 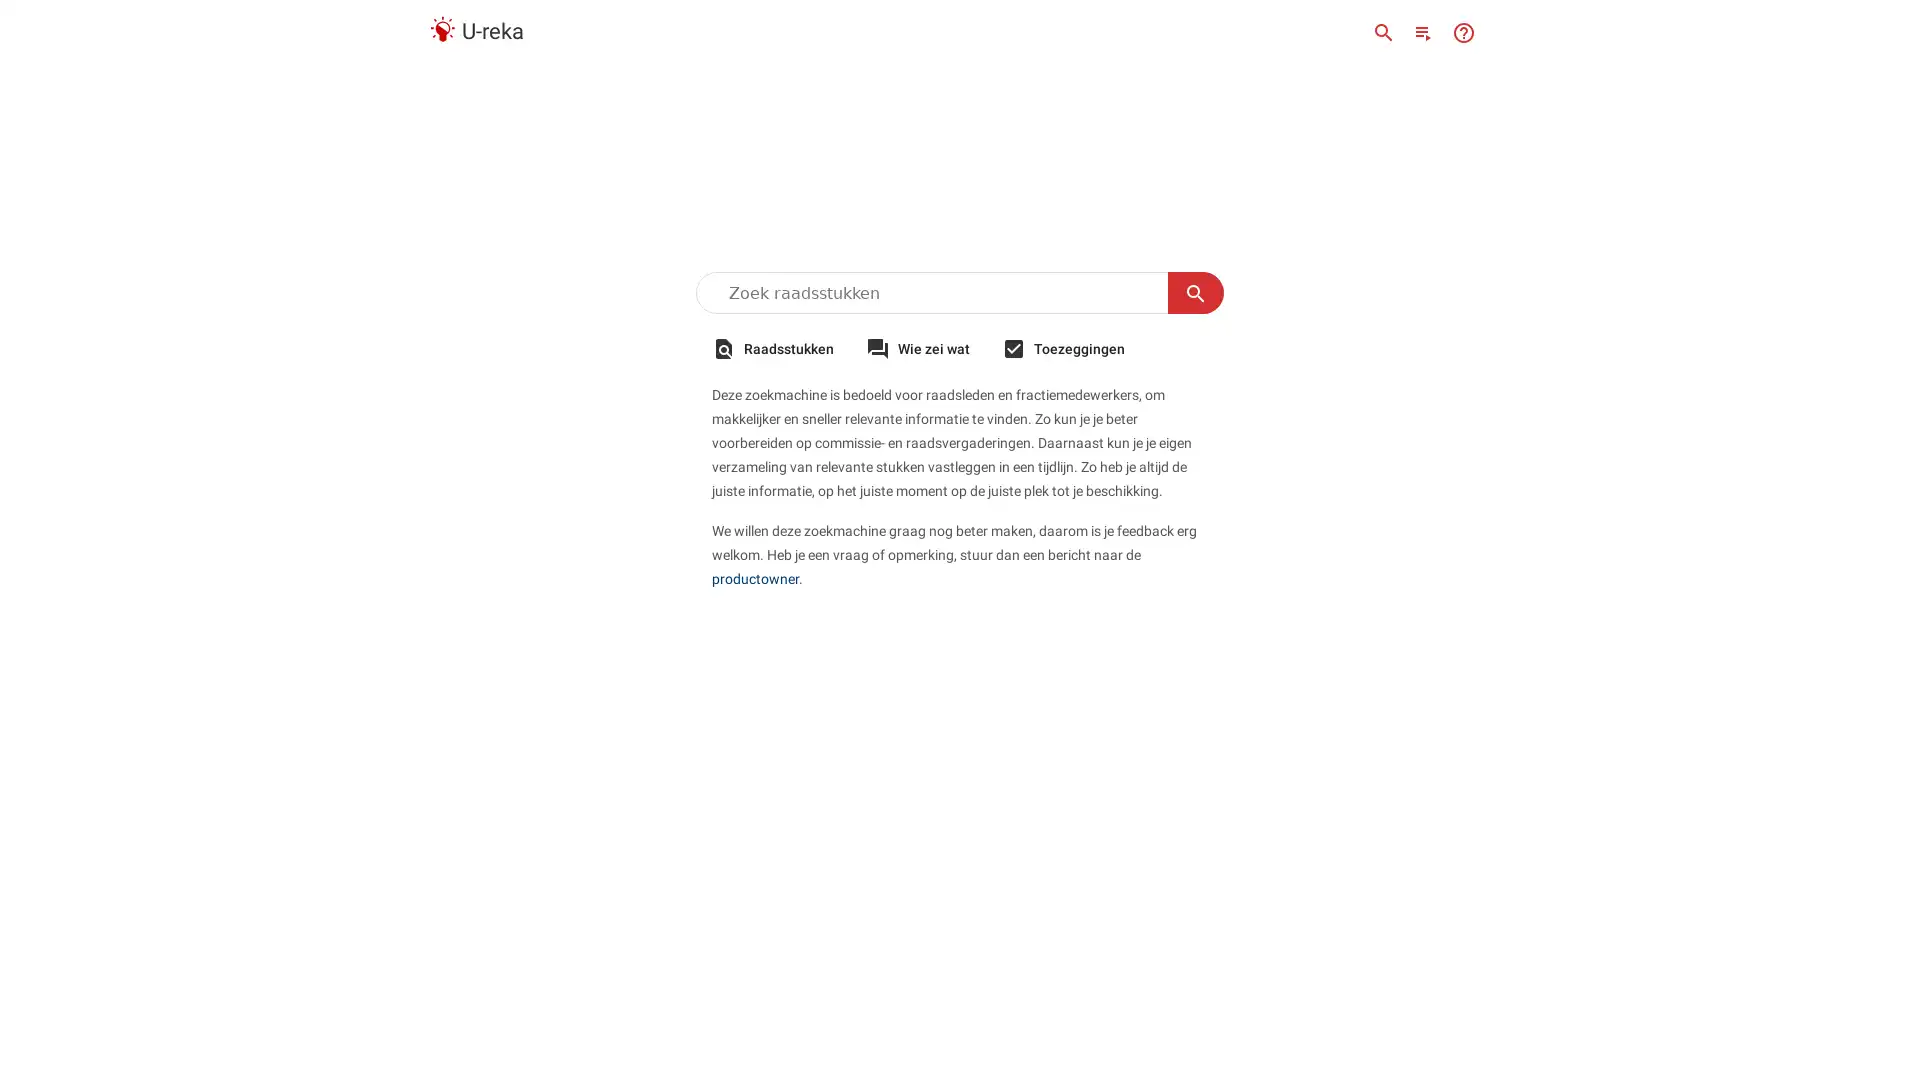 I want to click on Wie zei wat, so click(x=916, y=347).